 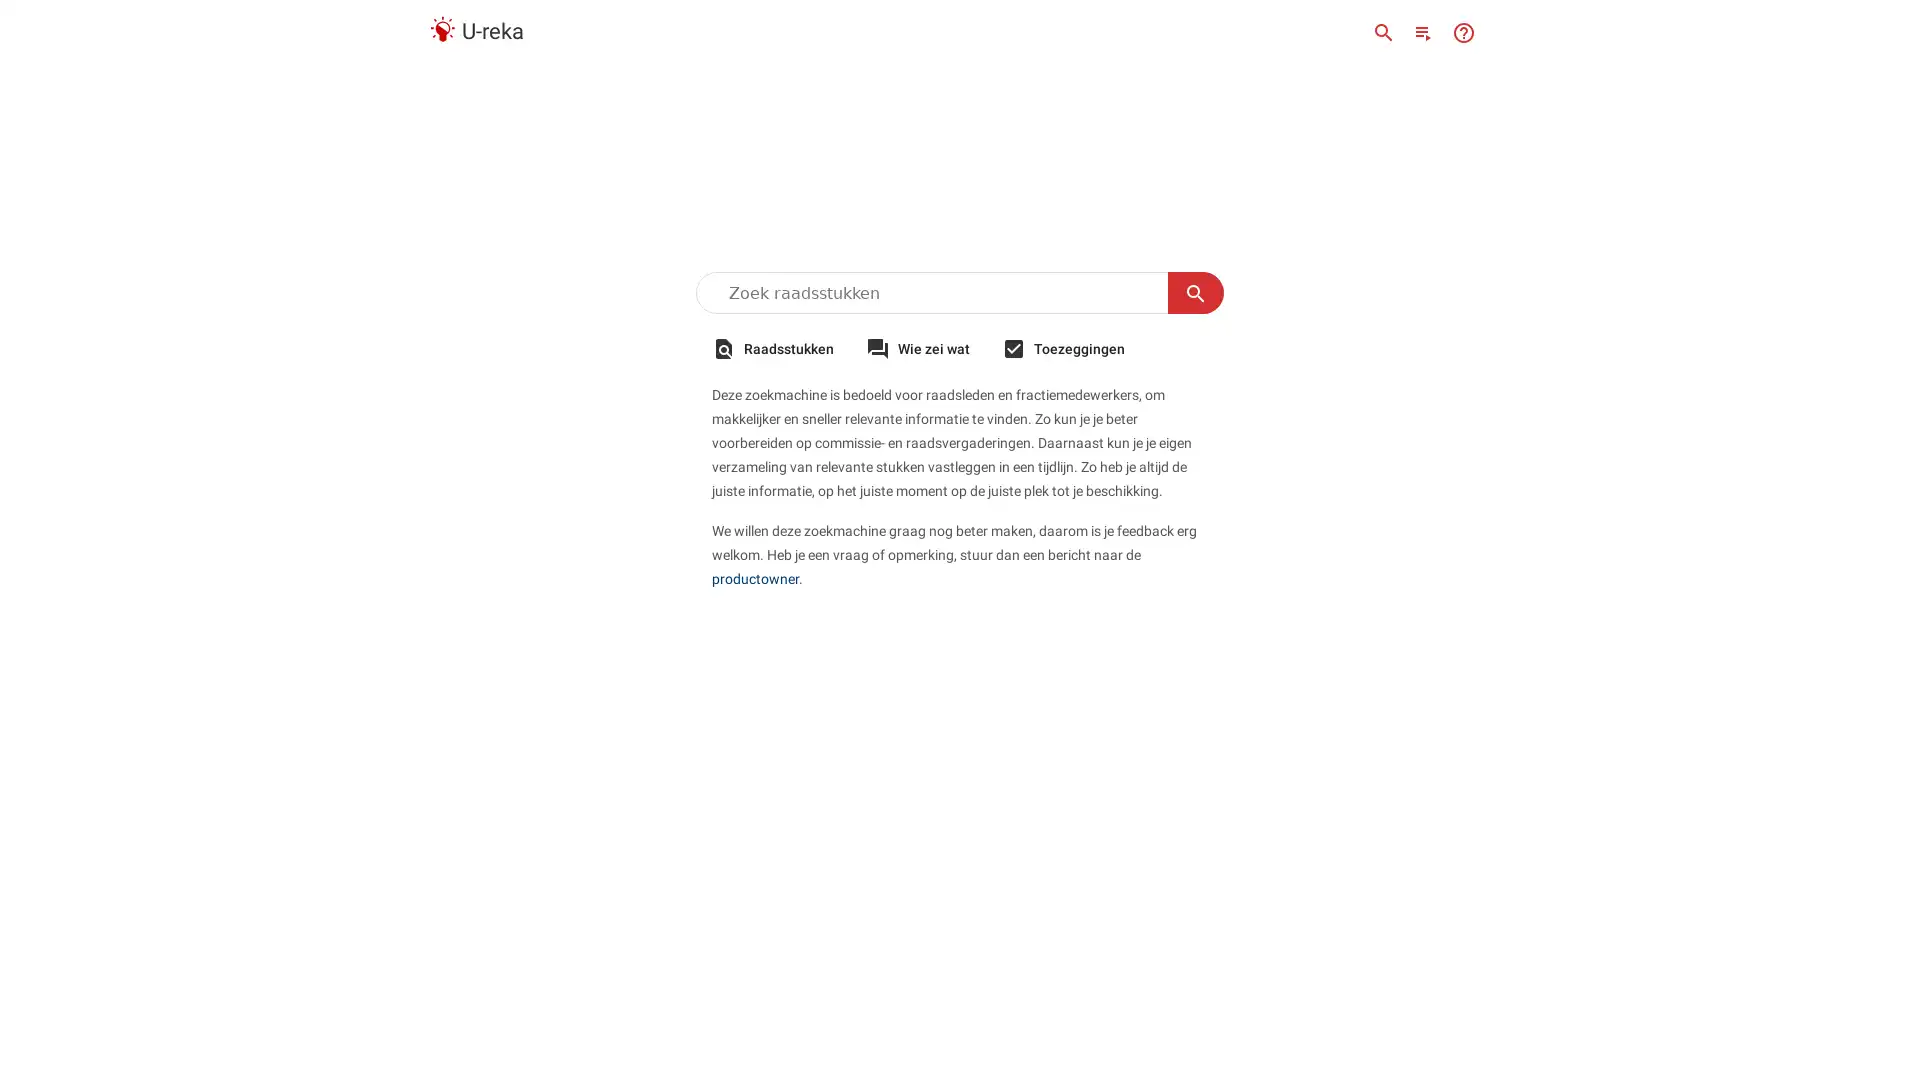 I want to click on Wie zei wat, so click(x=916, y=347).